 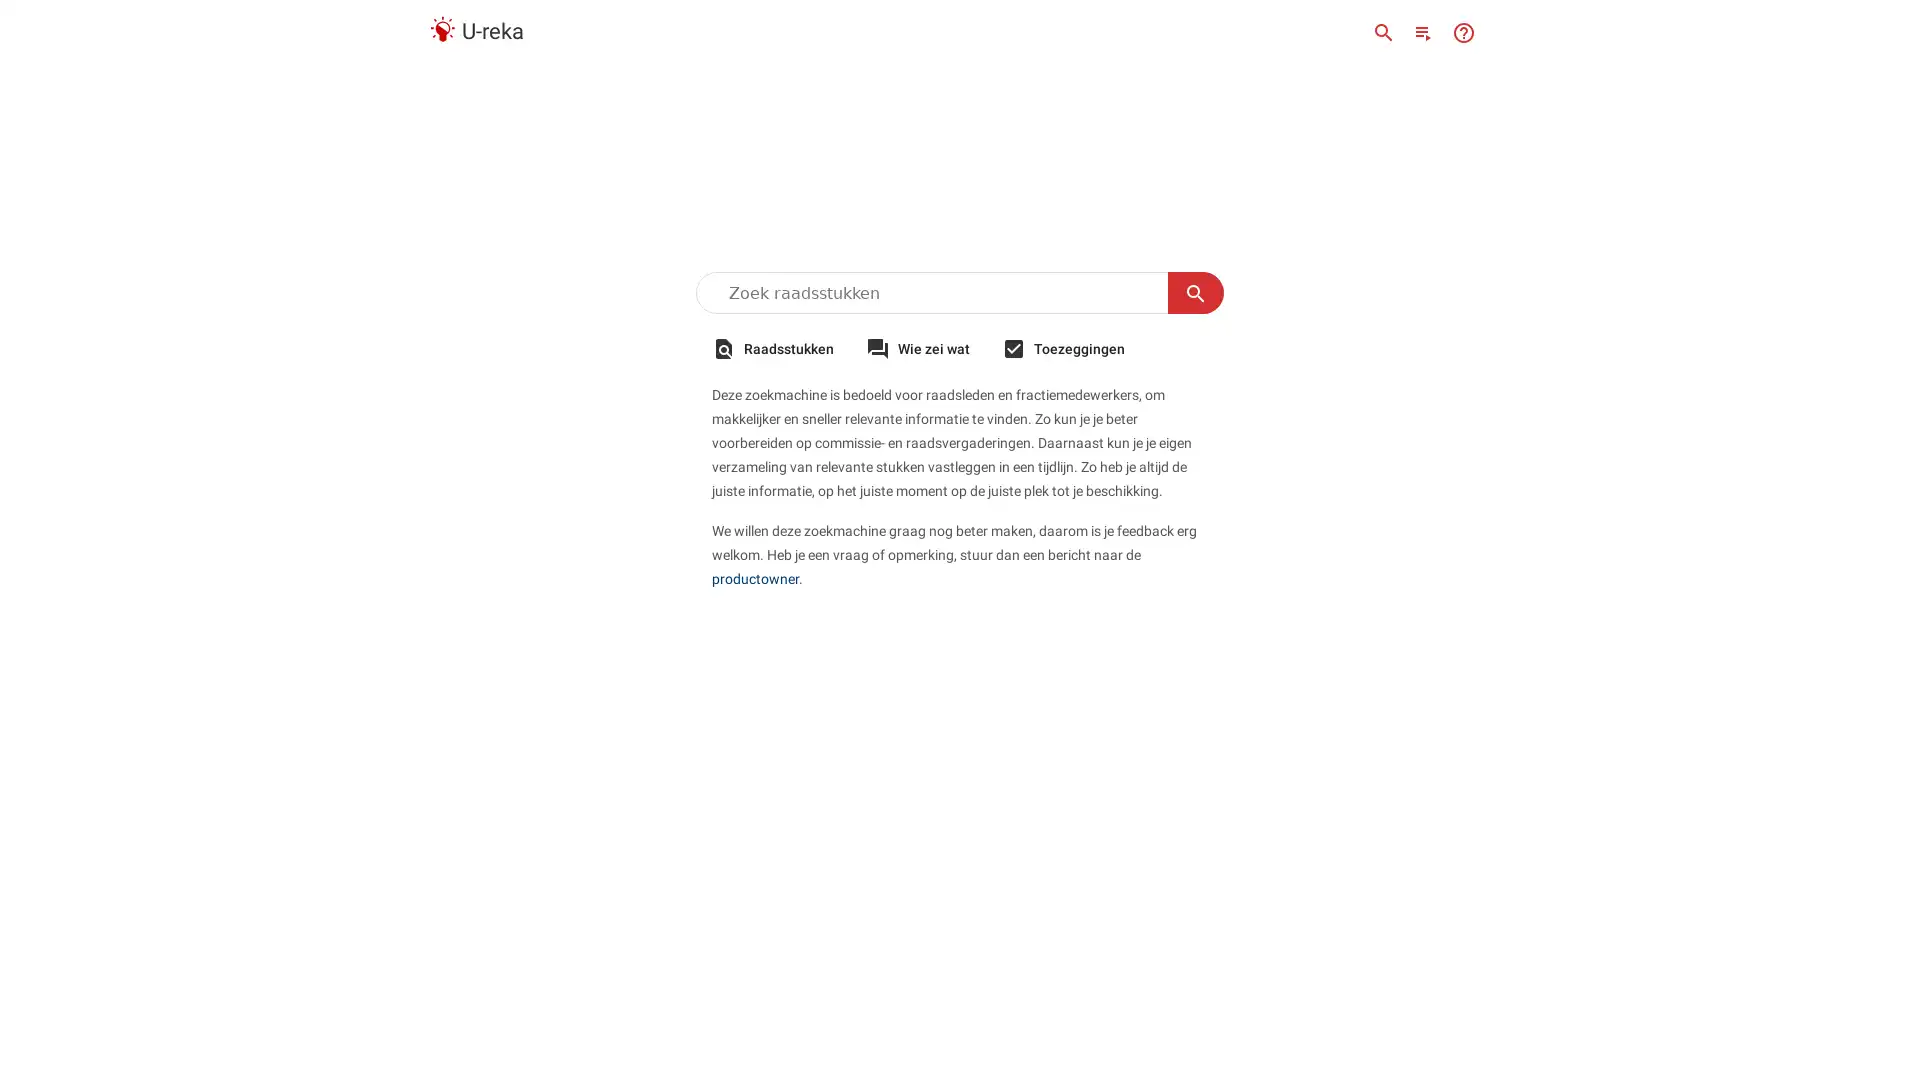 I want to click on Wie zei wat, so click(x=916, y=347).